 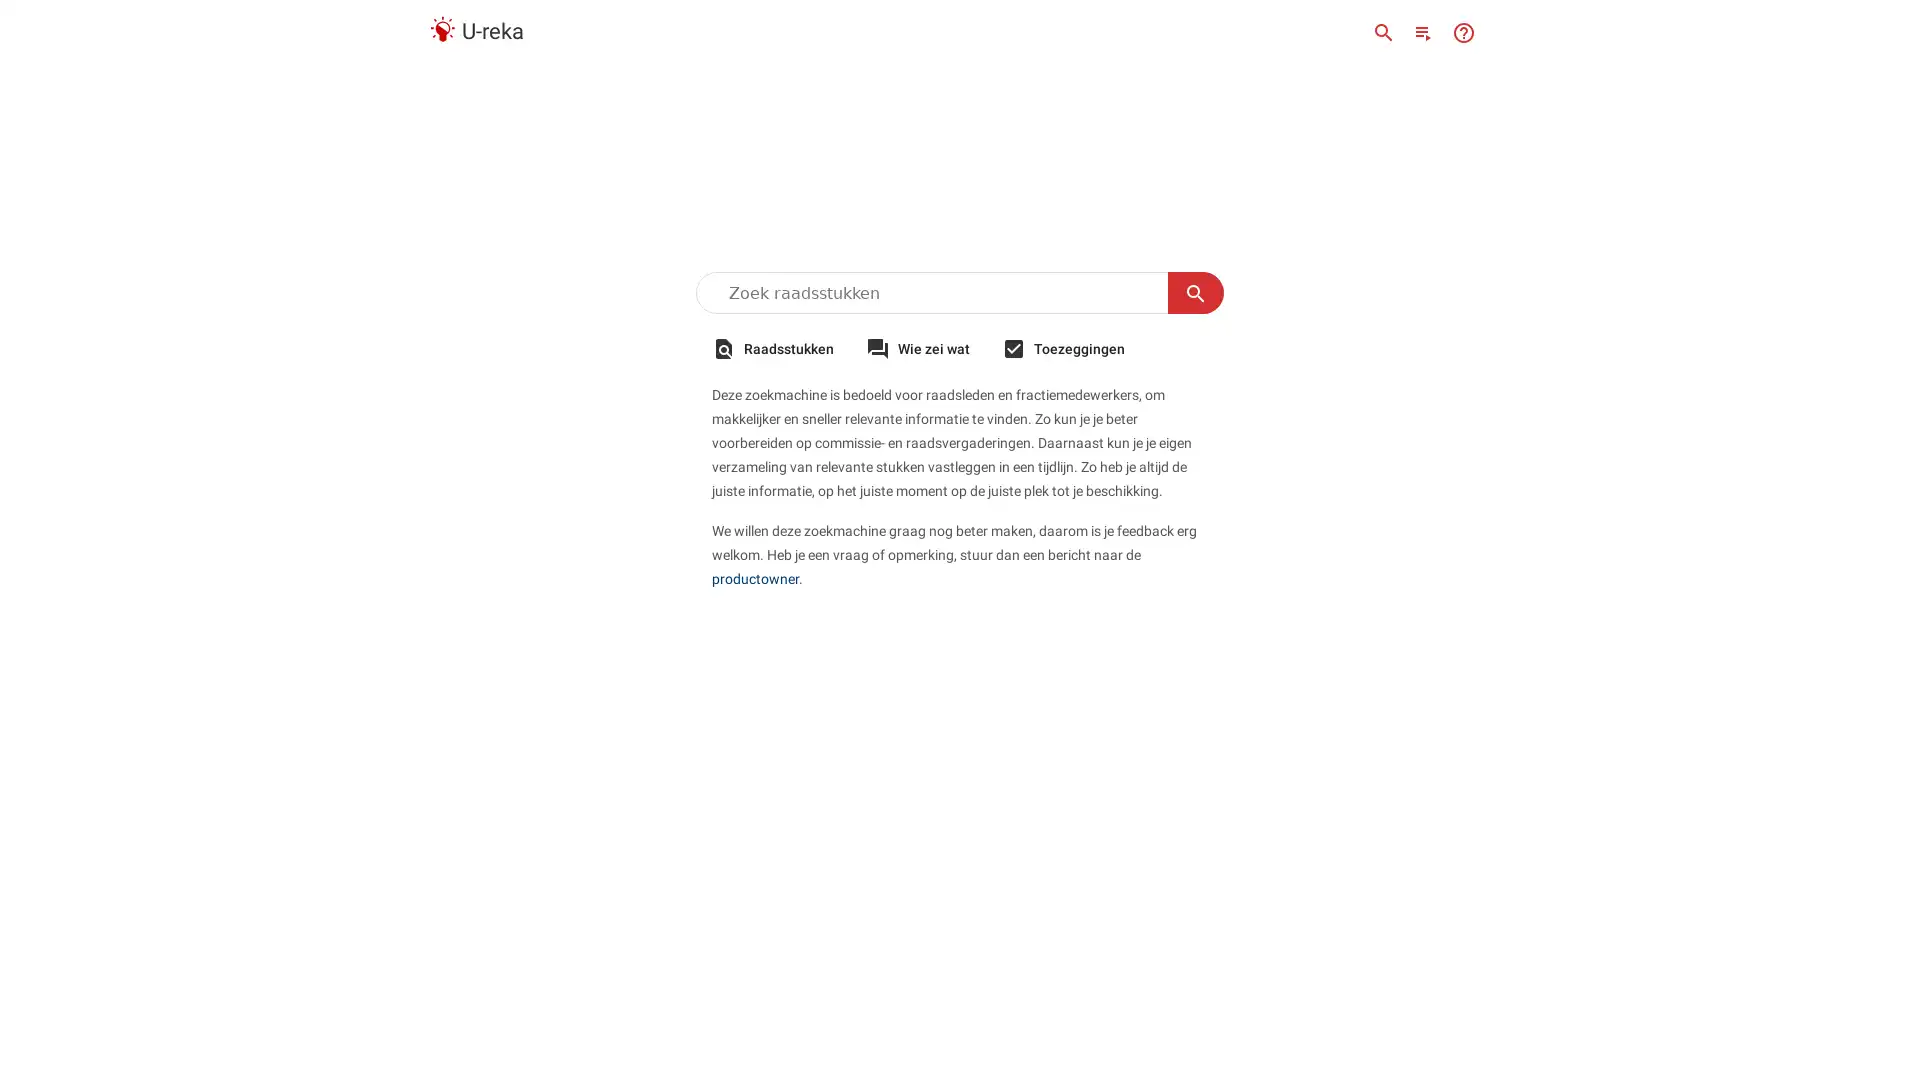 I want to click on Wie zei wat, so click(x=916, y=347).